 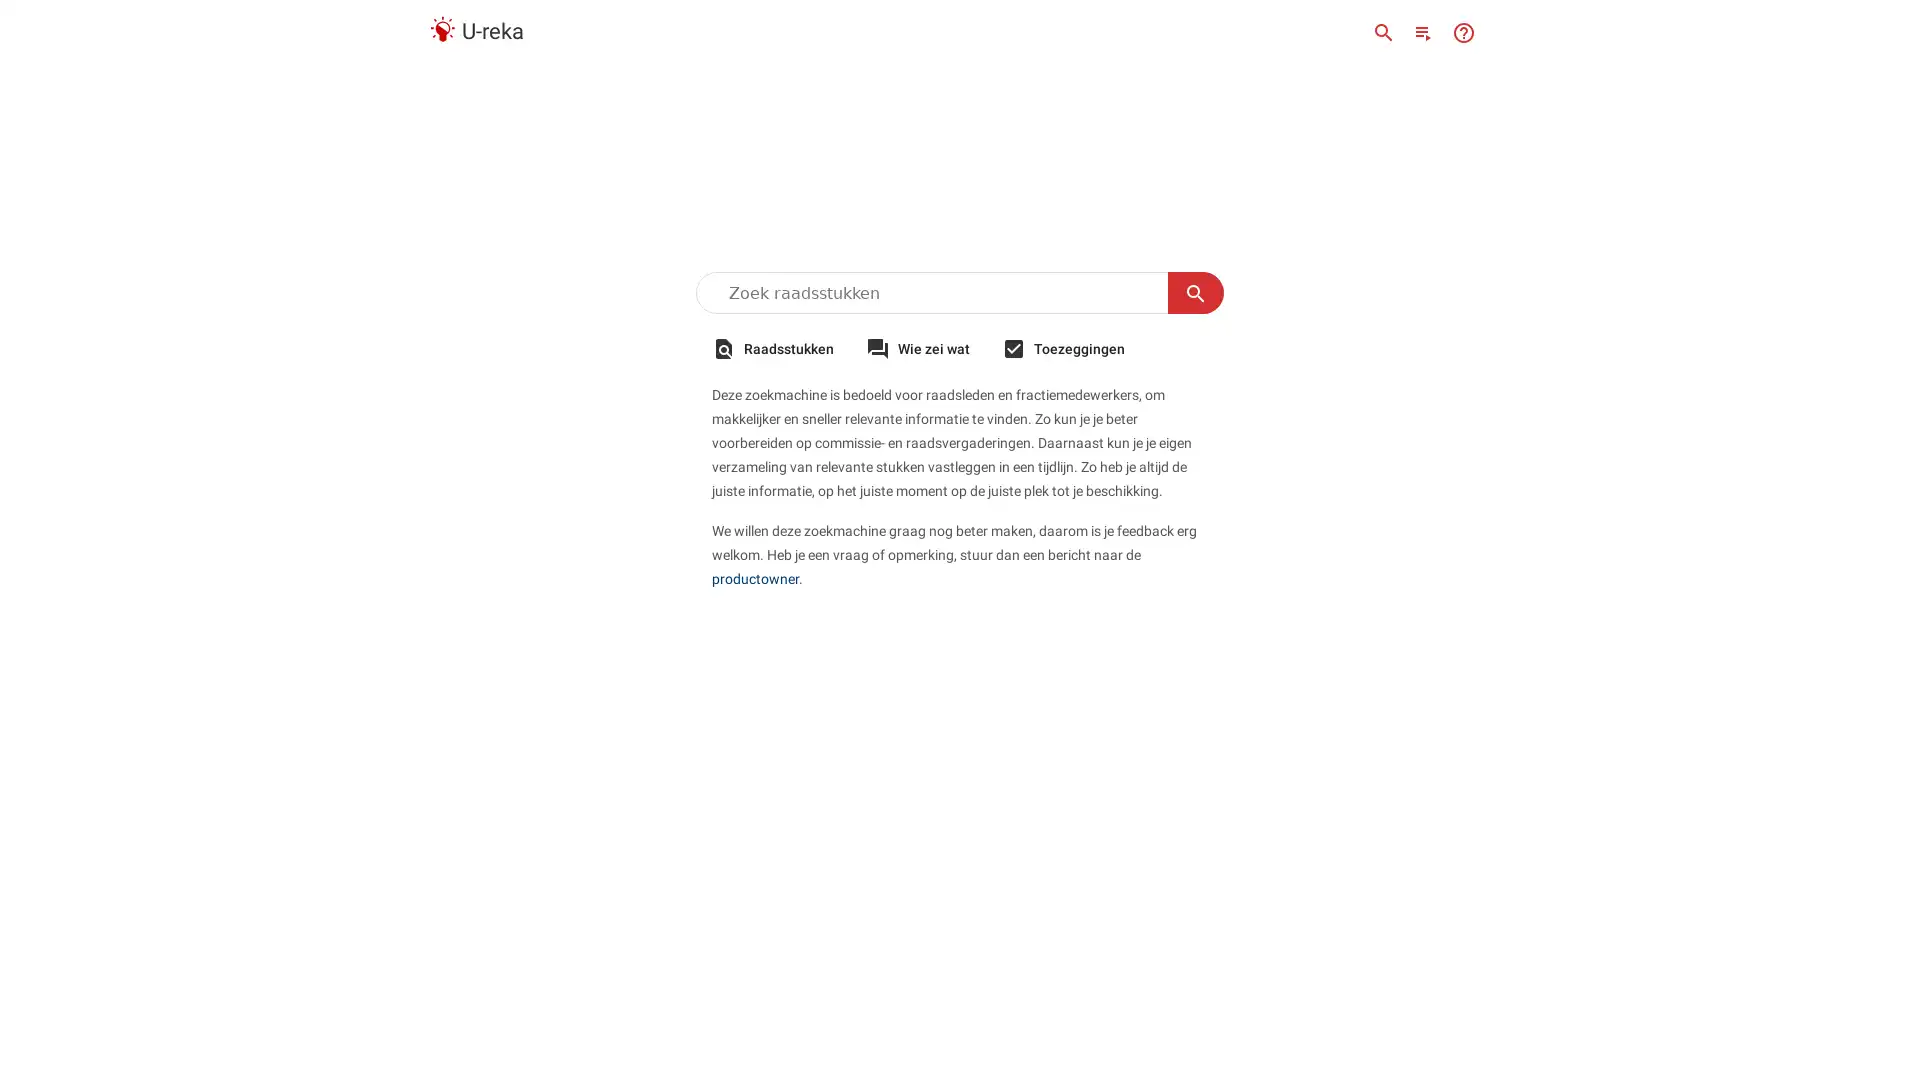 I want to click on Wie zei wat, so click(x=916, y=347).